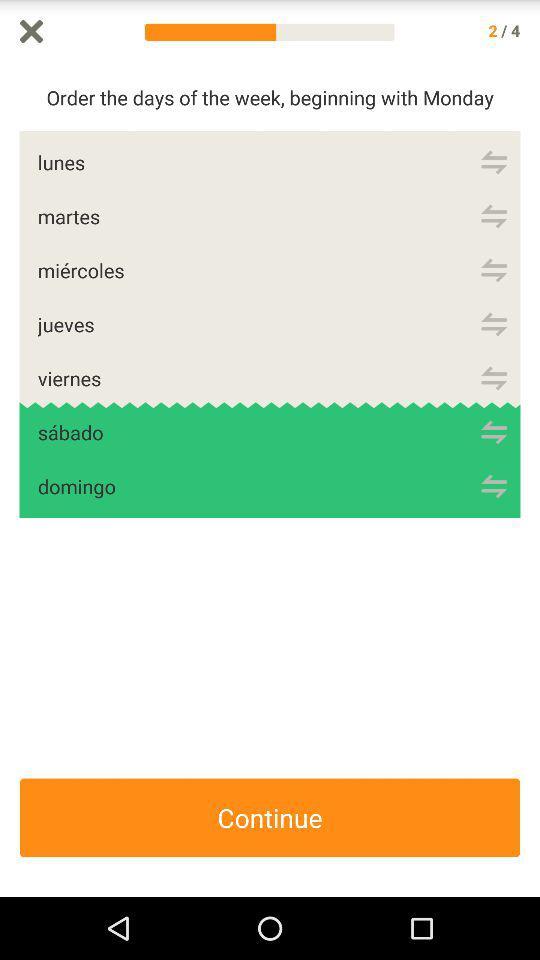  Describe the element at coordinates (493, 324) in the screenshot. I see `re-arrange word order` at that location.